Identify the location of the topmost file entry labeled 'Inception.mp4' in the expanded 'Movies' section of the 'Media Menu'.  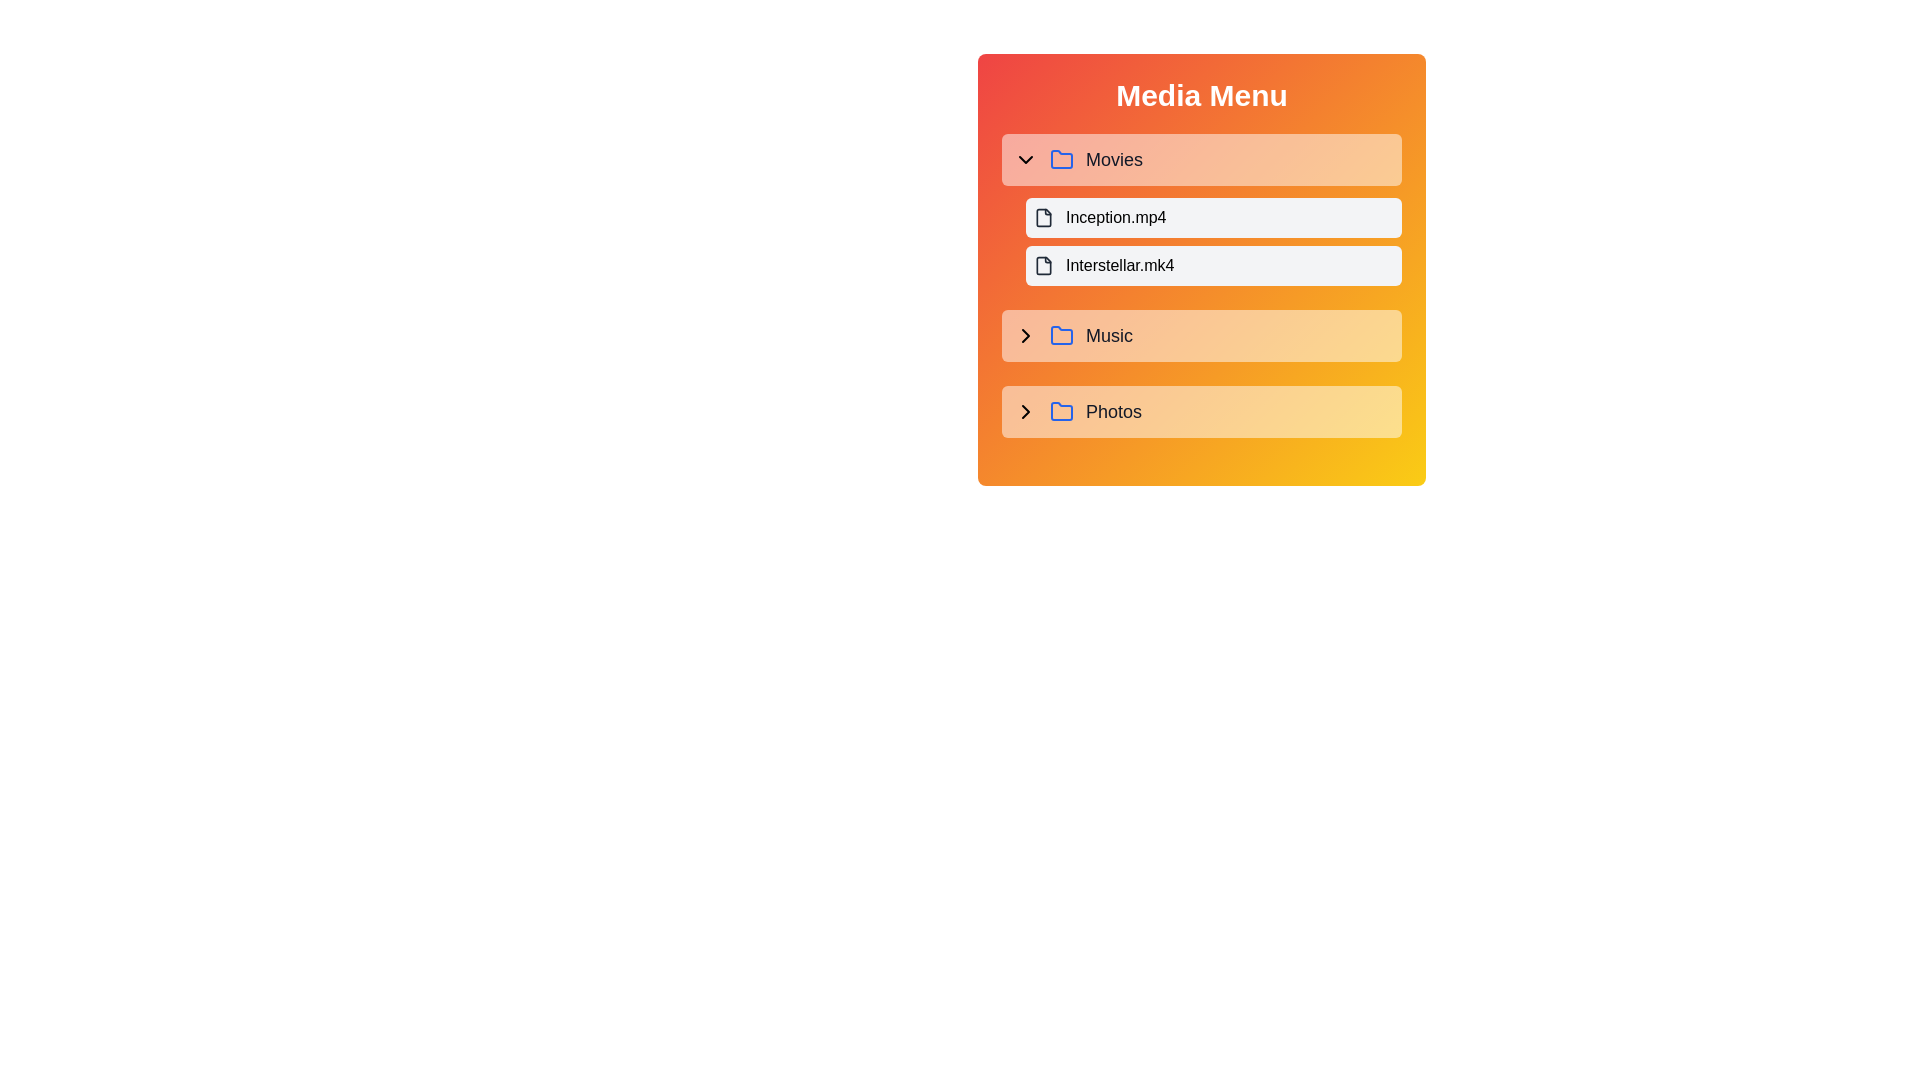
(1213, 218).